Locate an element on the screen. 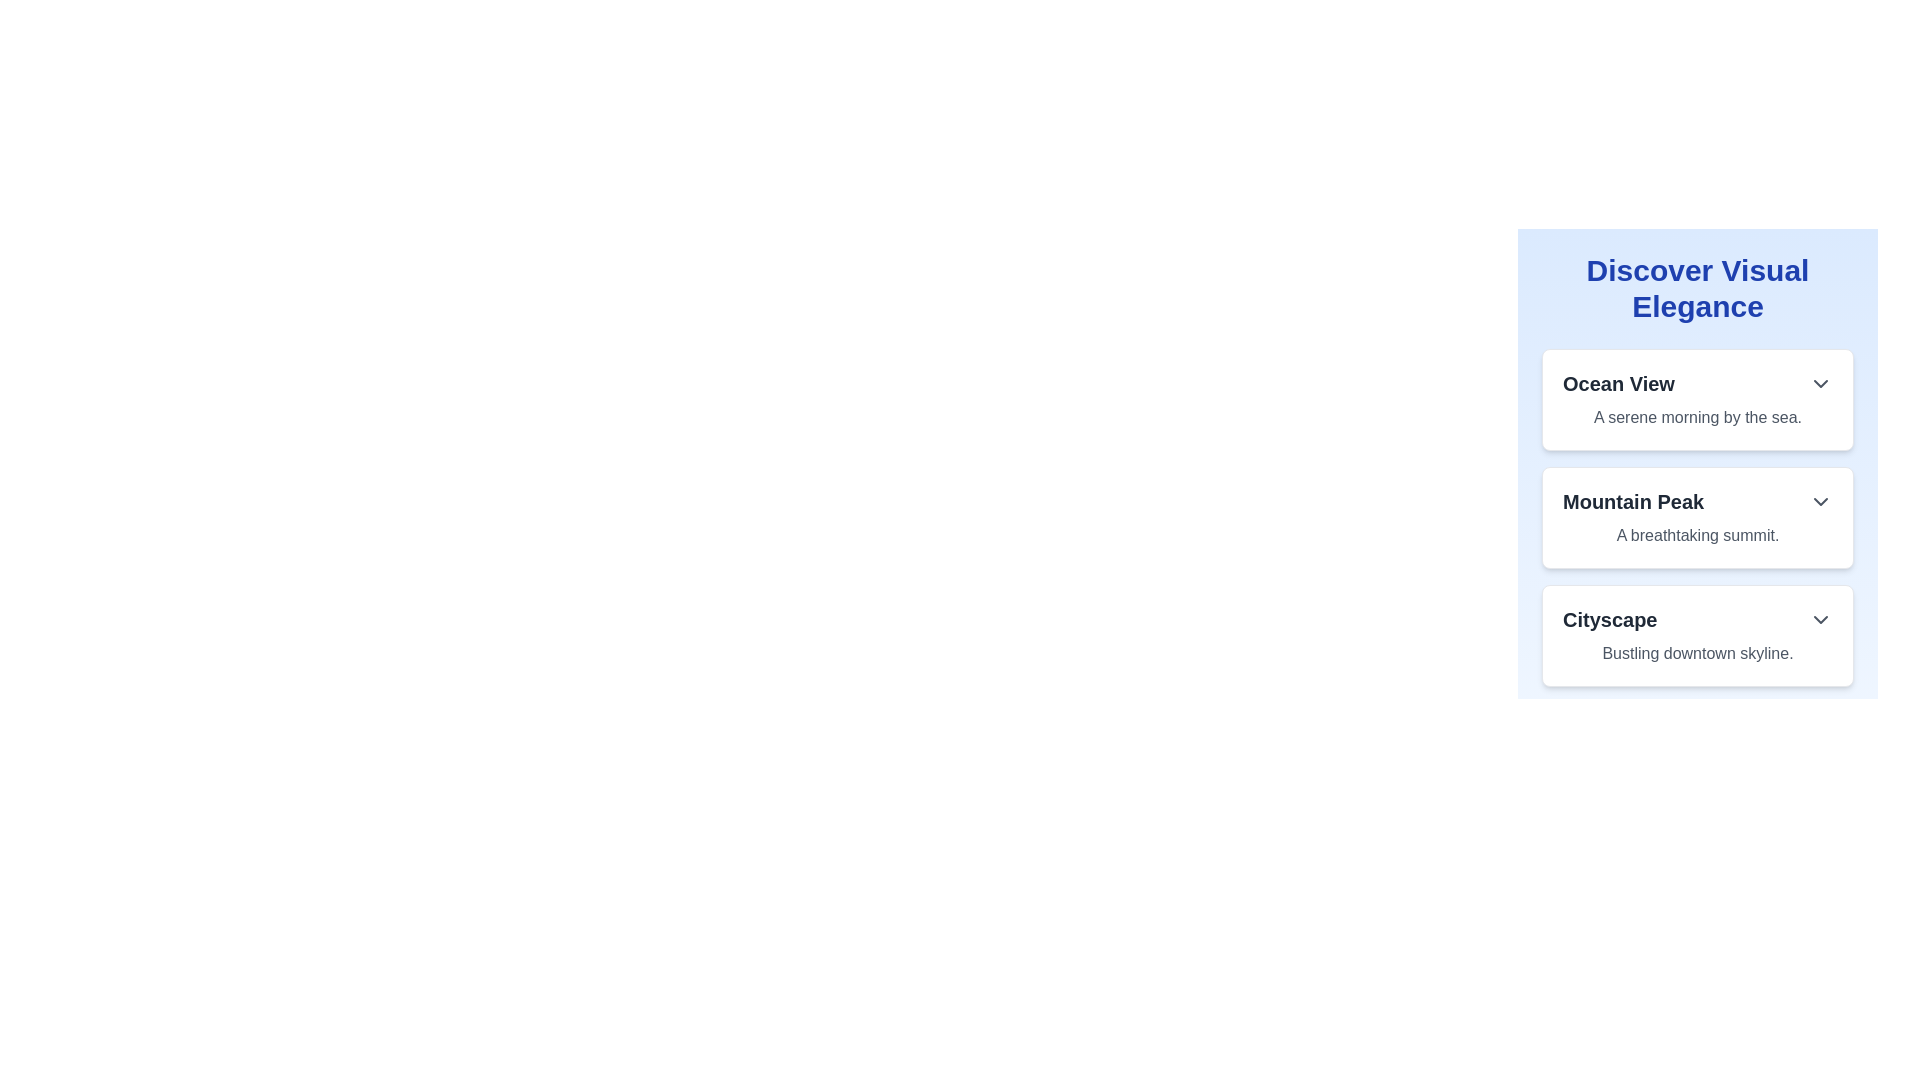 The height and width of the screenshot is (1080, 1920). the 'Mountain Peak' card is located at coordinates (1697, 470).